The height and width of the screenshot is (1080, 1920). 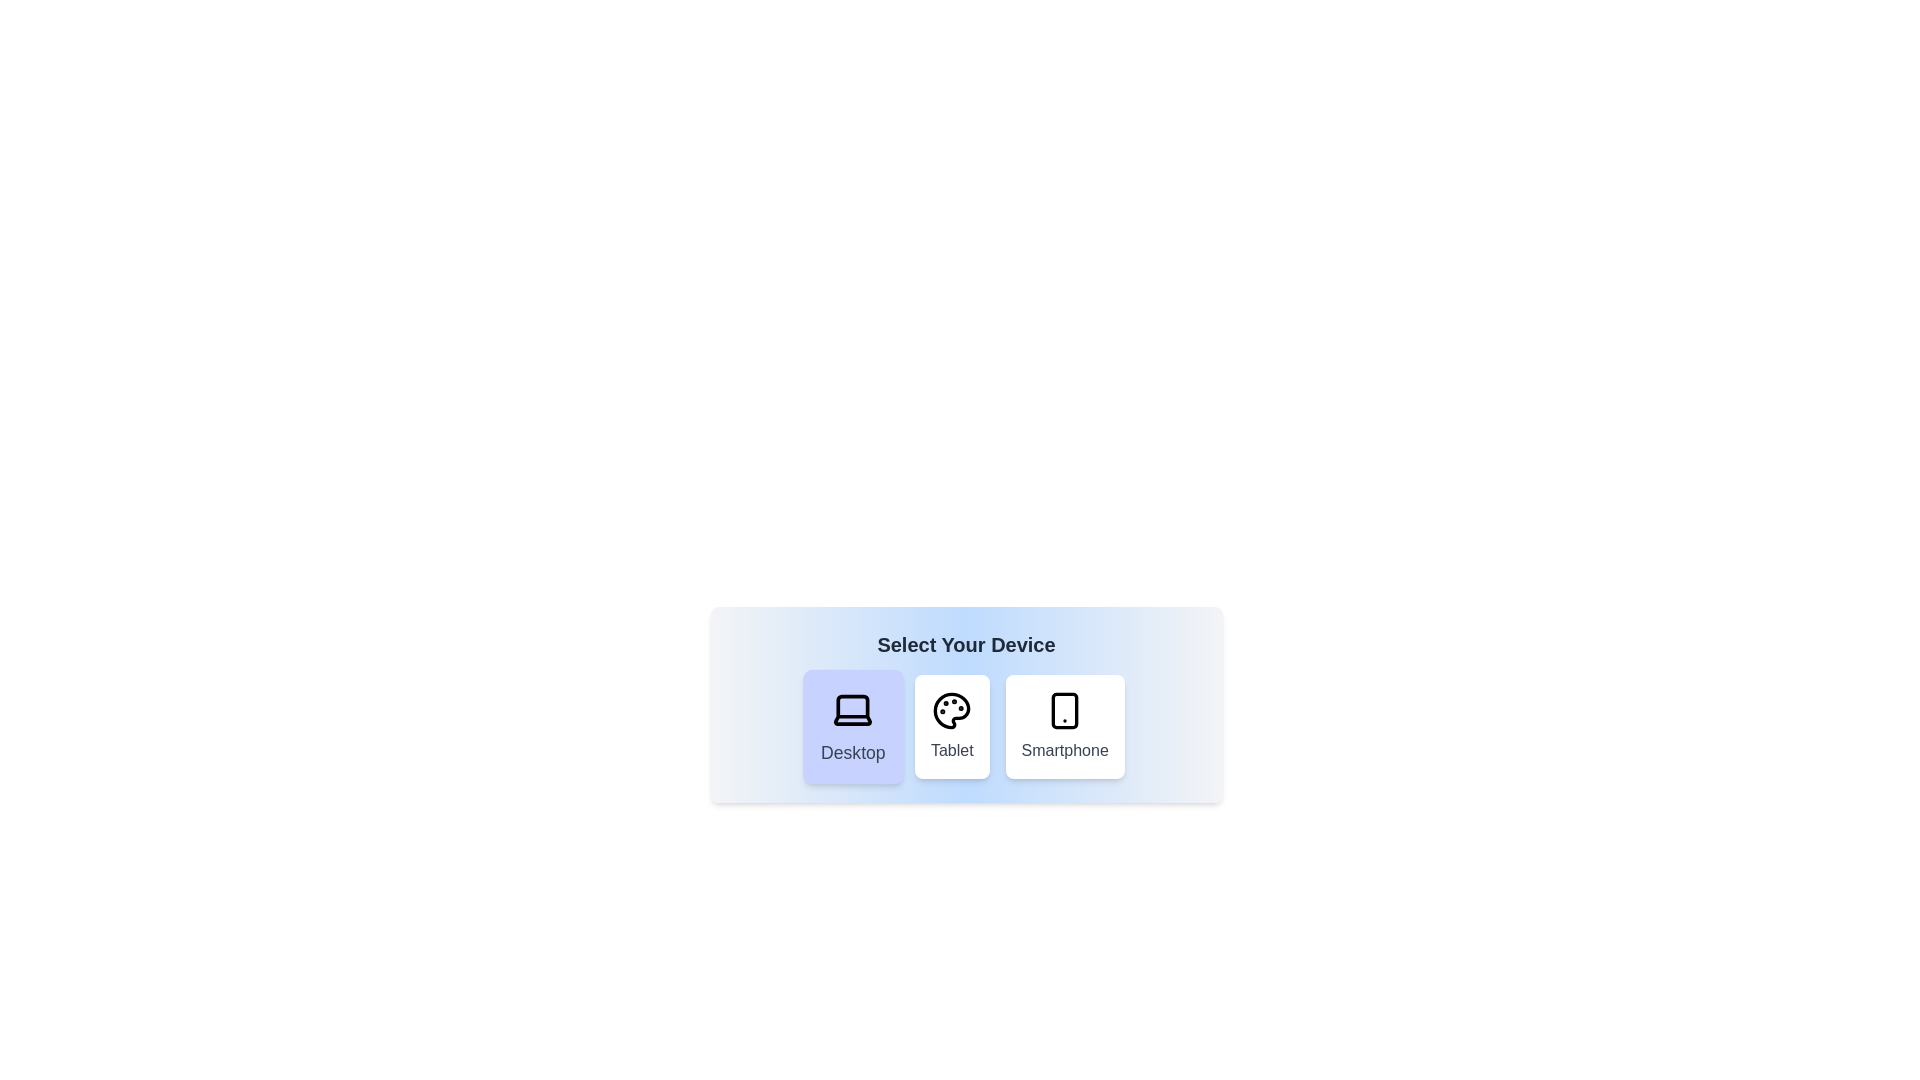 I want to click on the Interactive button to enable keyboard or accessibility tool interaction for selecting the 'Desktop' device option, so click(x=853, y=726).